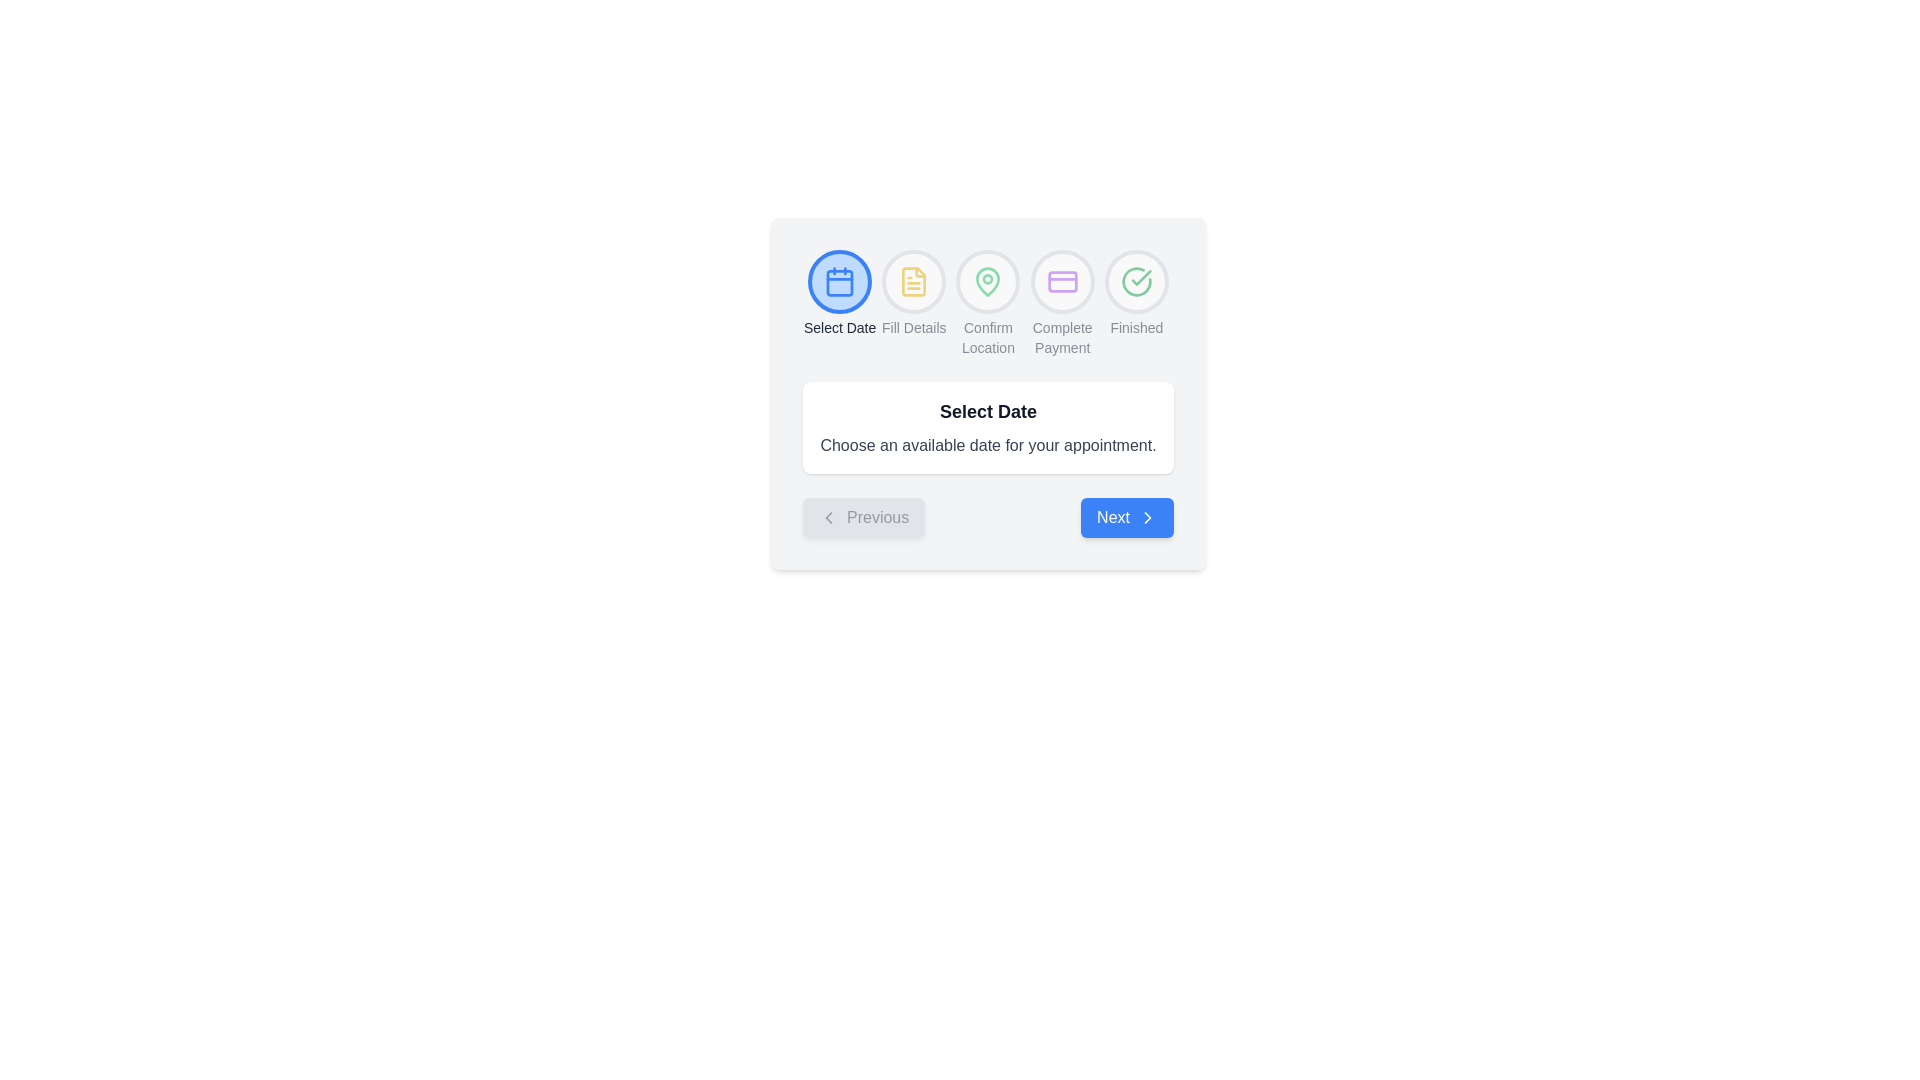  Describe the element at coordinates (988, 304) in the screenshot. I see `the Progress Tracker element, which features five circular icons with the active step 'Confirm Location' highlighted in green within a white circle, located between 'Fill Details' and 'Complete Payment.'` at that location.